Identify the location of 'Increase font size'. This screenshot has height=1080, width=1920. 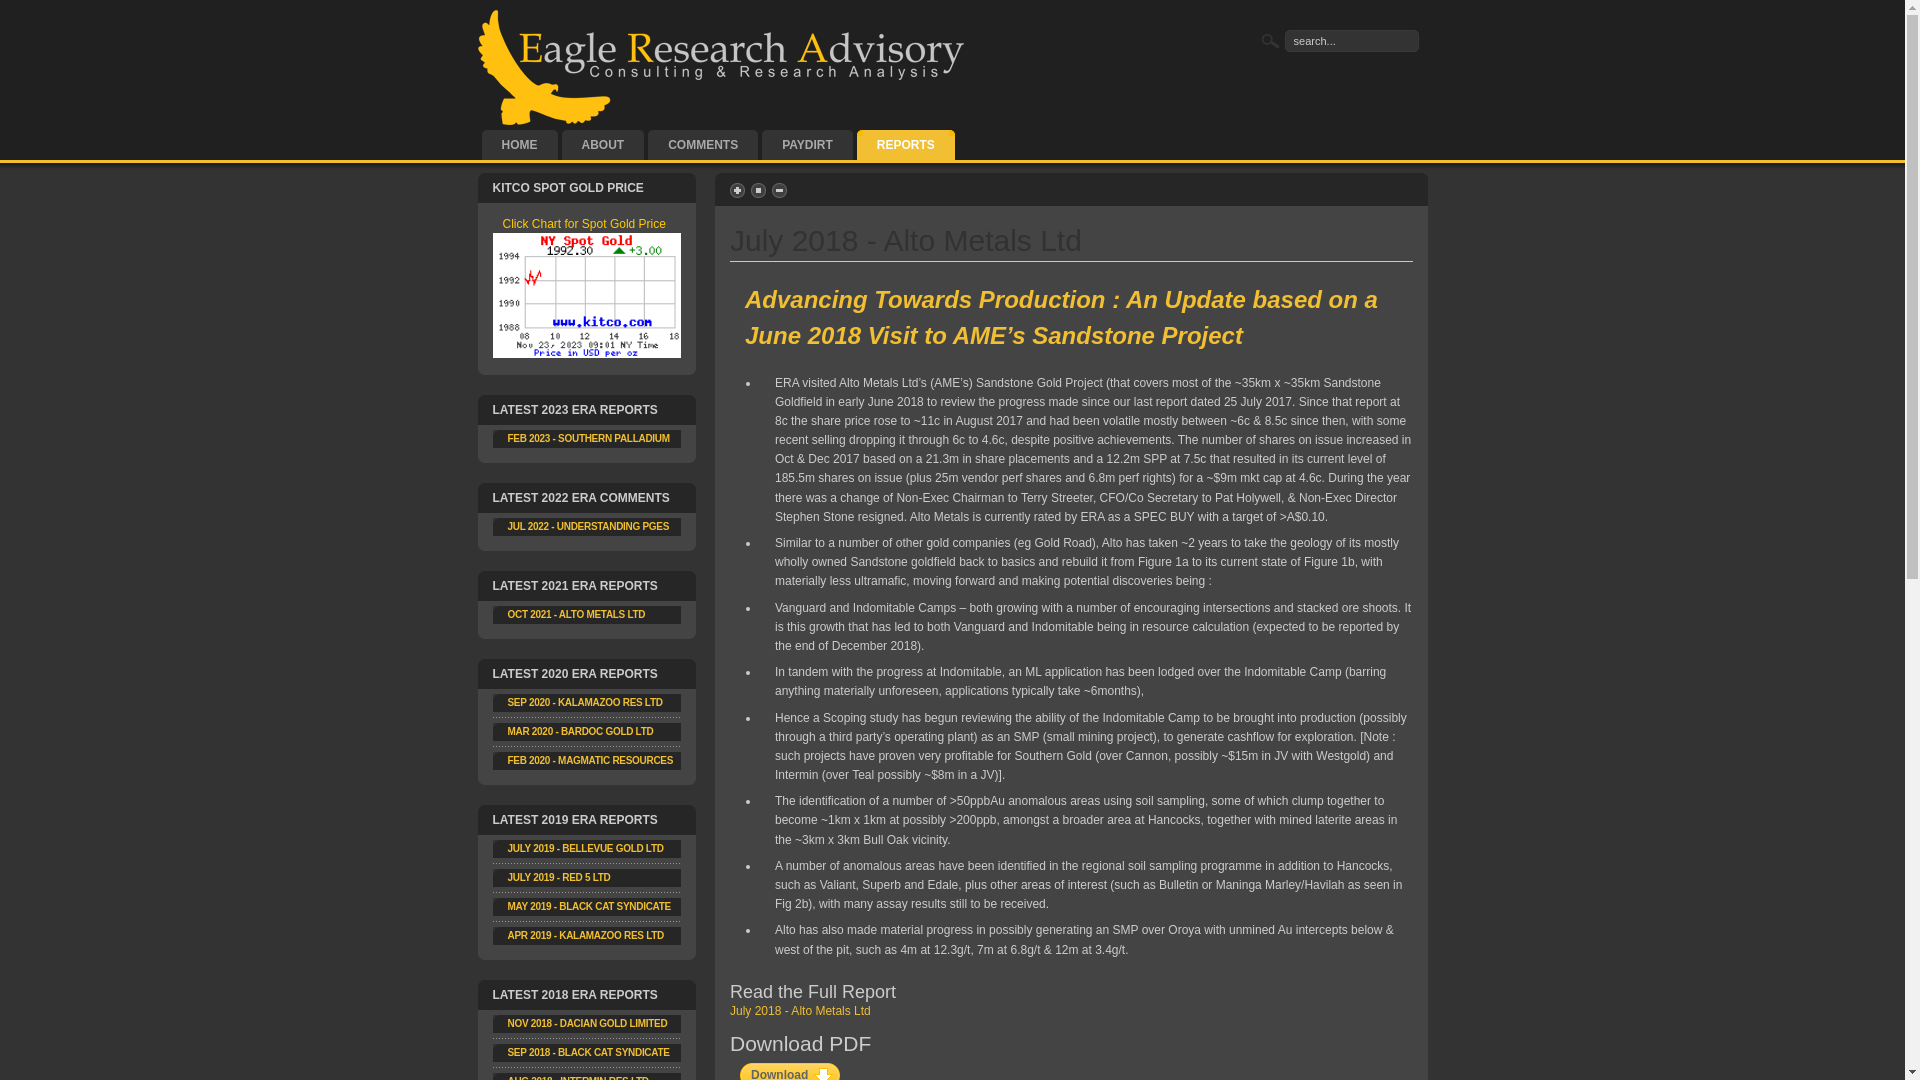
(738, 190).